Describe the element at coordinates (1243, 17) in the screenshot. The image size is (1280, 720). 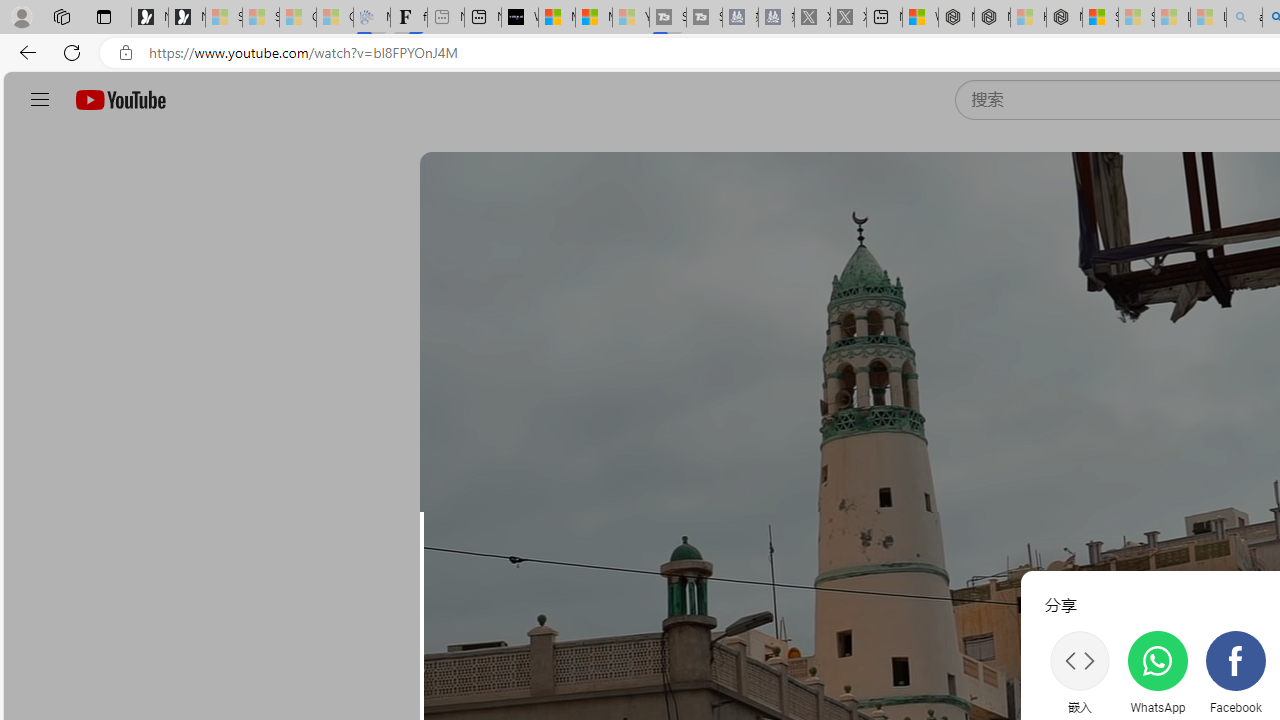
I see `'amazon - Search - Sleeping'` at that location.